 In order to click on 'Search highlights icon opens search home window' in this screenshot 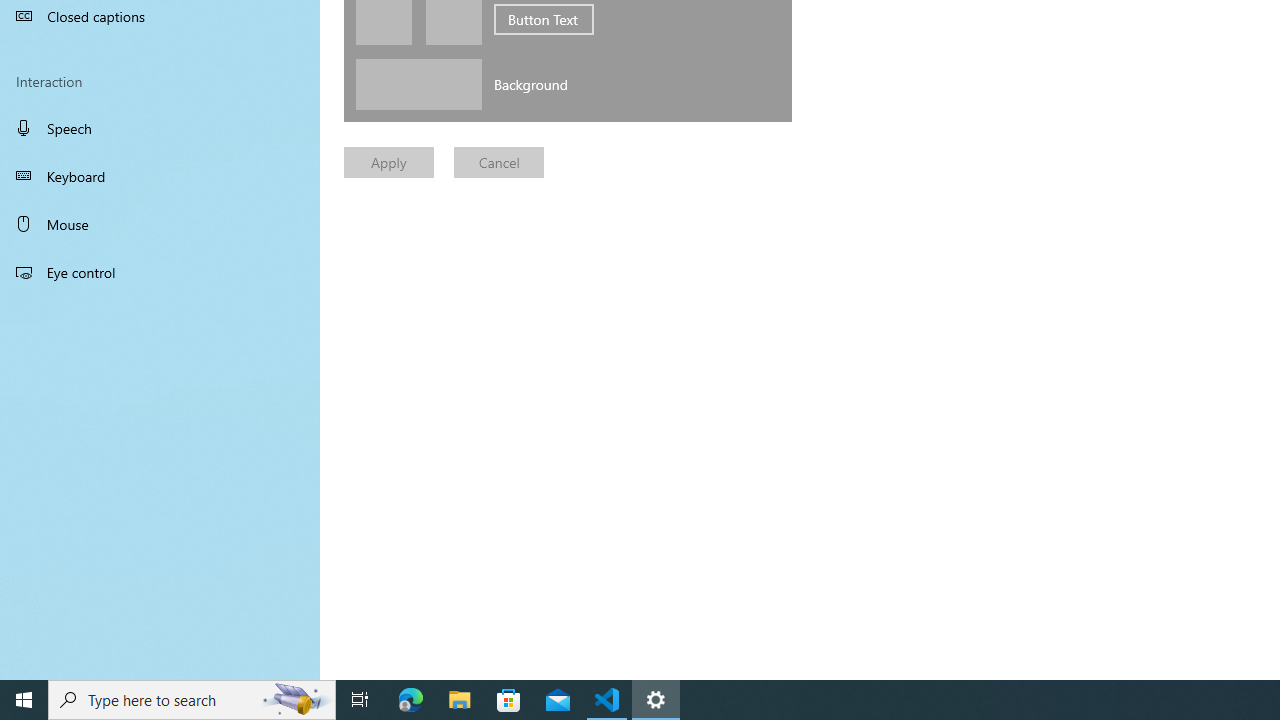, I will do `click(294, 698)`.